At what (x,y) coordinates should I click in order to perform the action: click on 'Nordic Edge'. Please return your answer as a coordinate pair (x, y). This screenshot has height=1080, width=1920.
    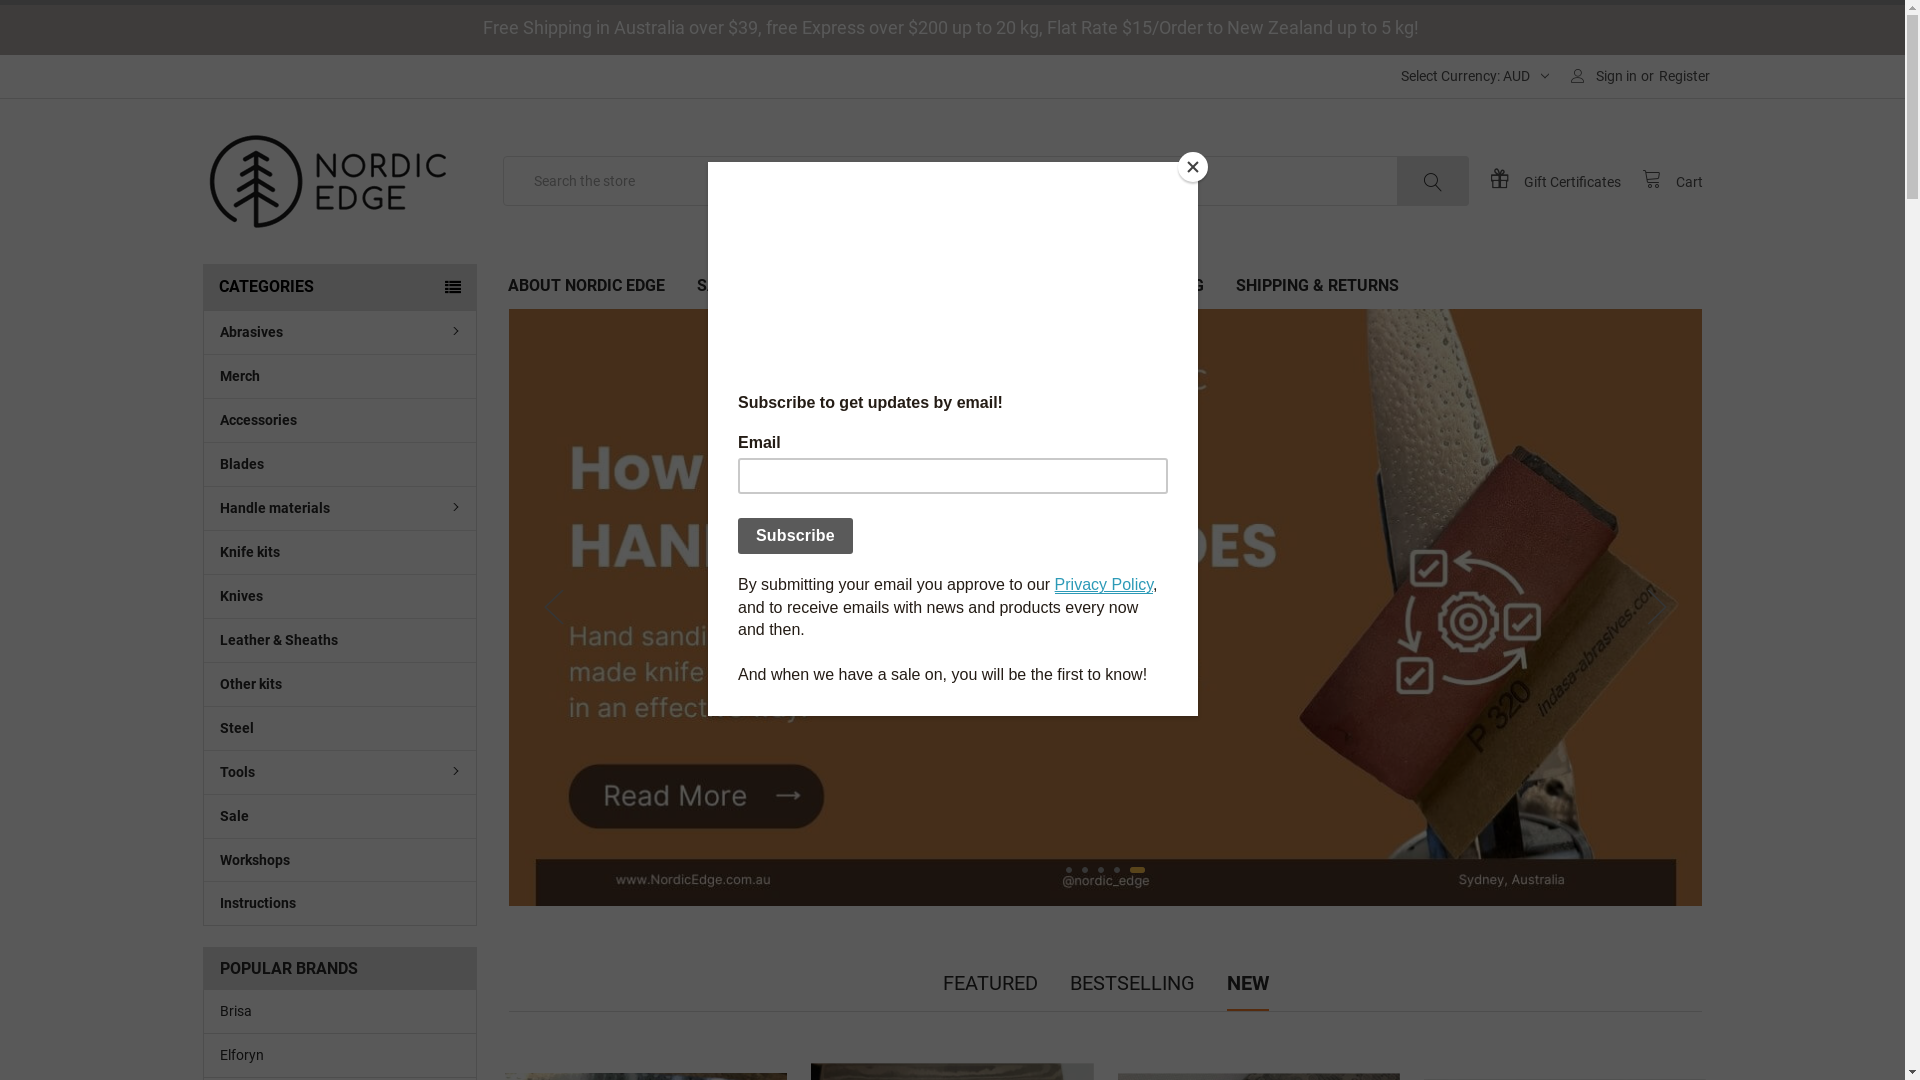
    Looking at the image, I should click on (326, 181).